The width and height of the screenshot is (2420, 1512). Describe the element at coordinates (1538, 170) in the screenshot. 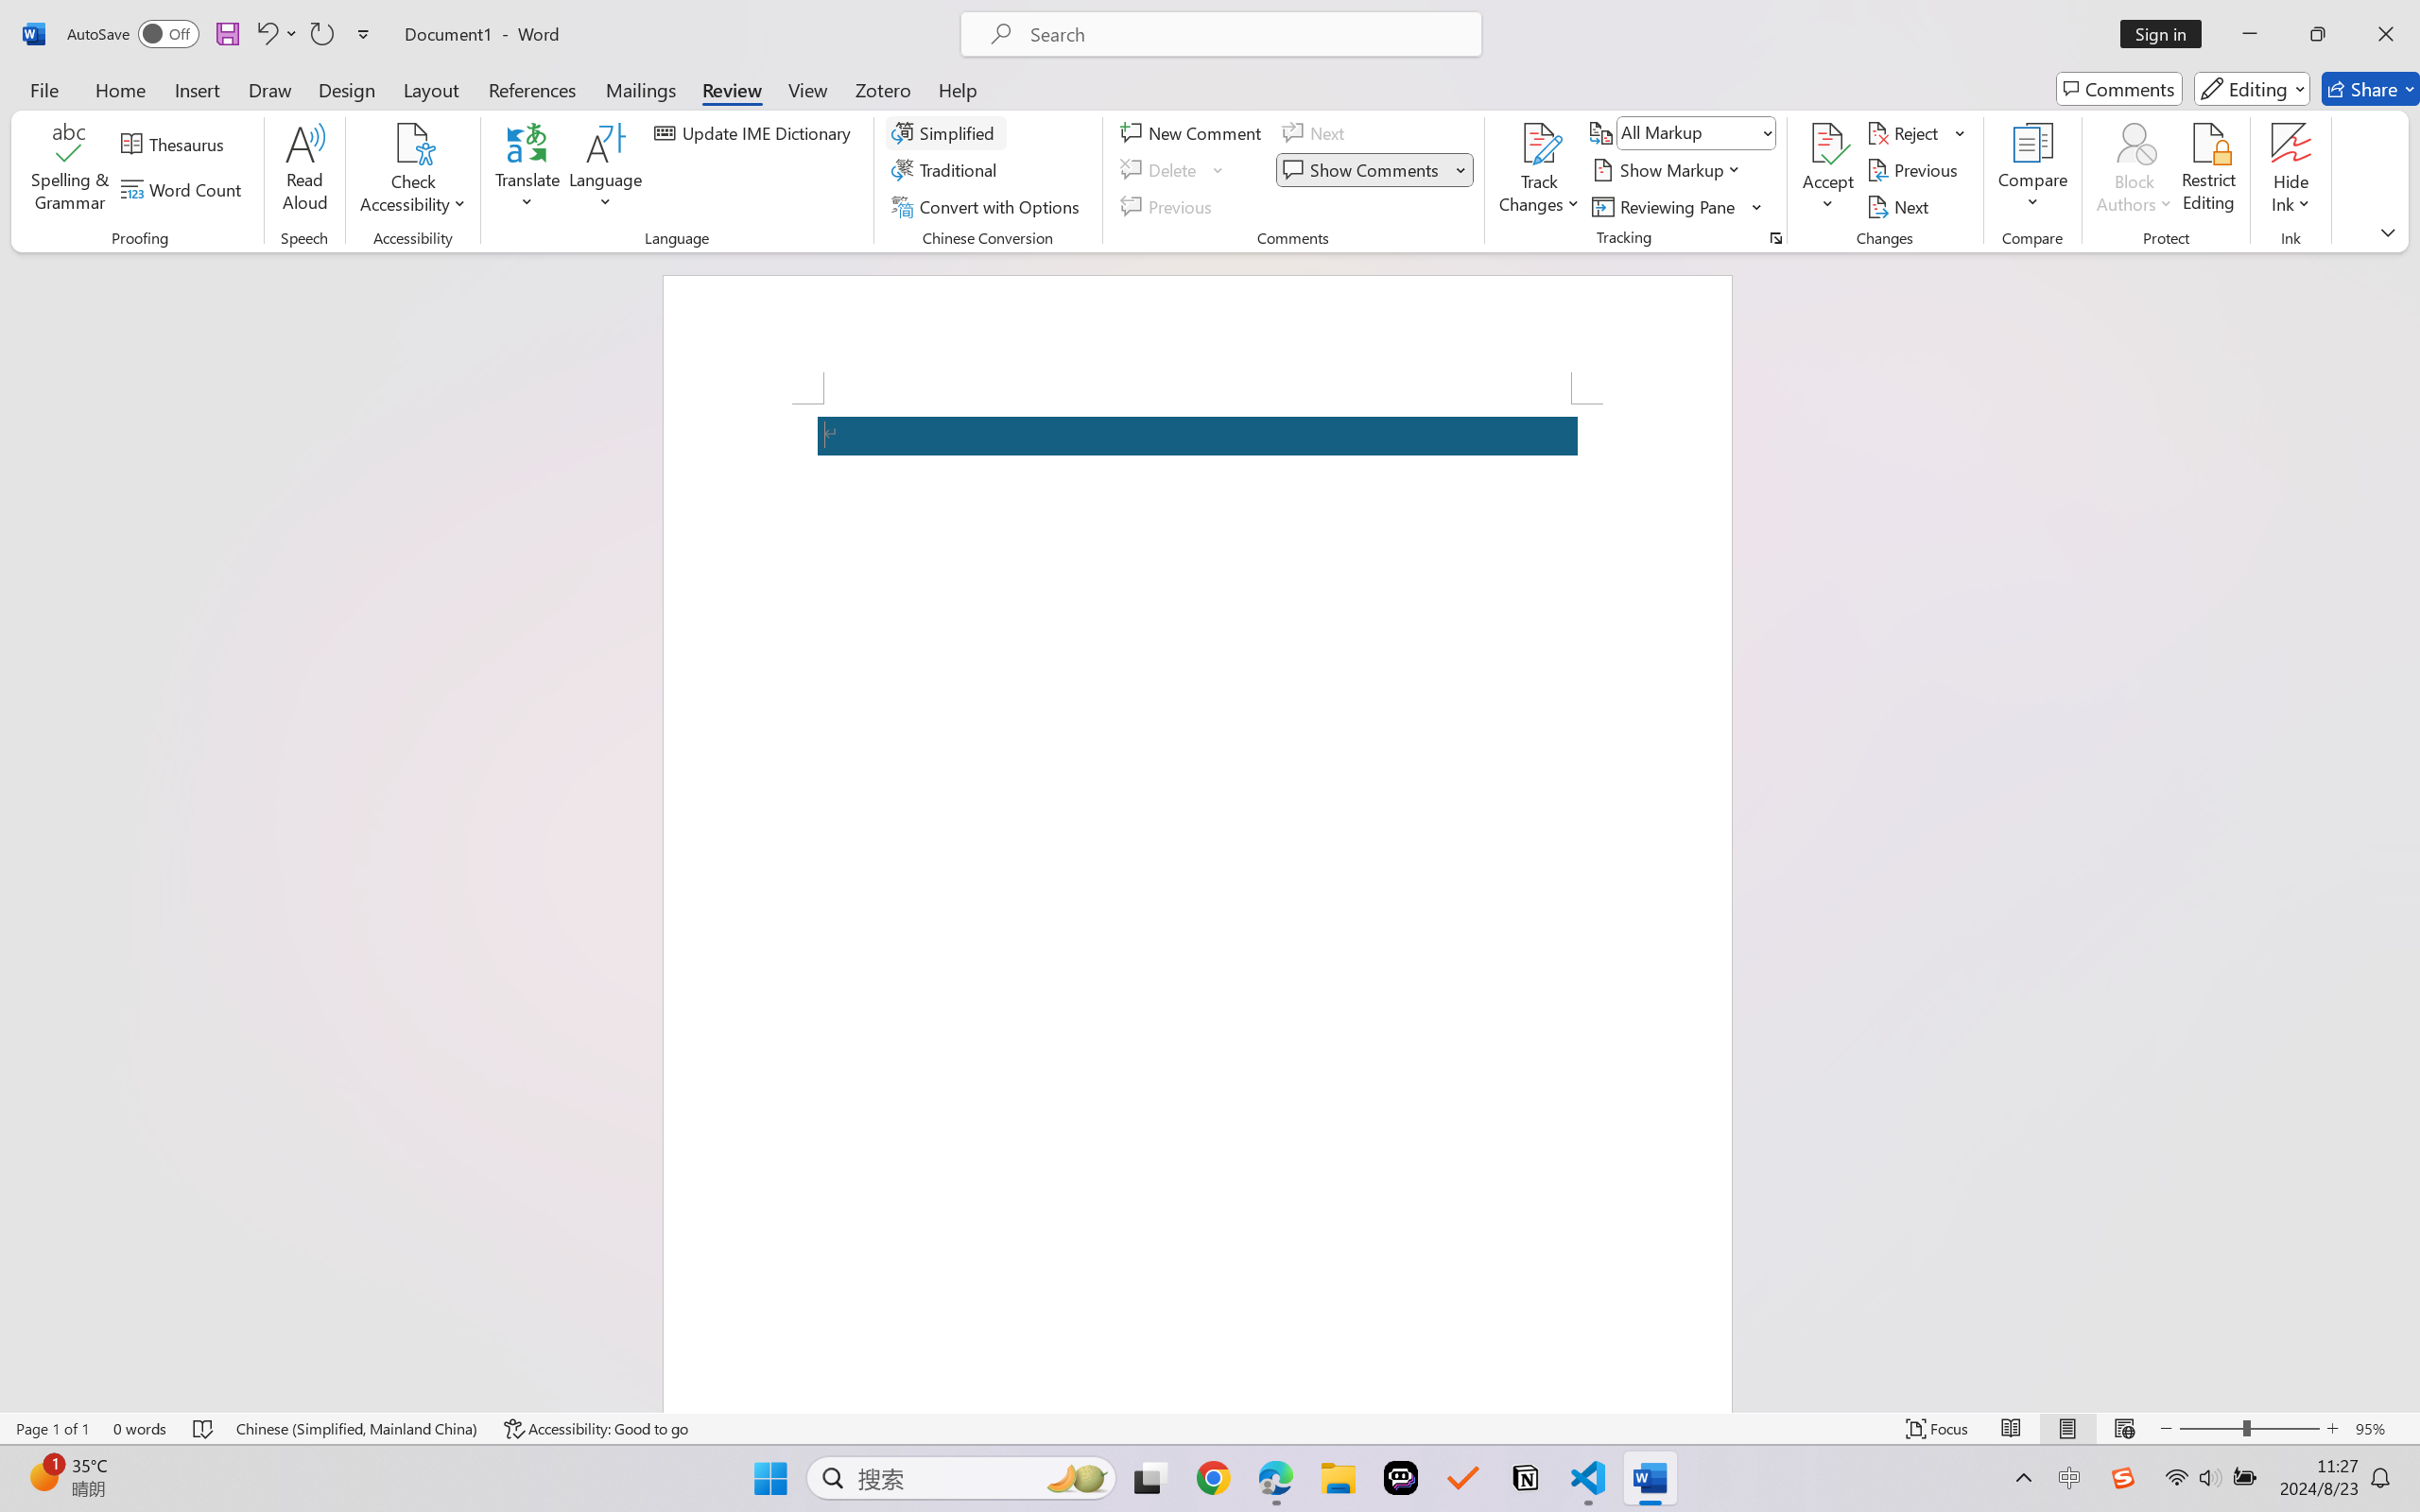

I see `'Track Changes'` at that location.